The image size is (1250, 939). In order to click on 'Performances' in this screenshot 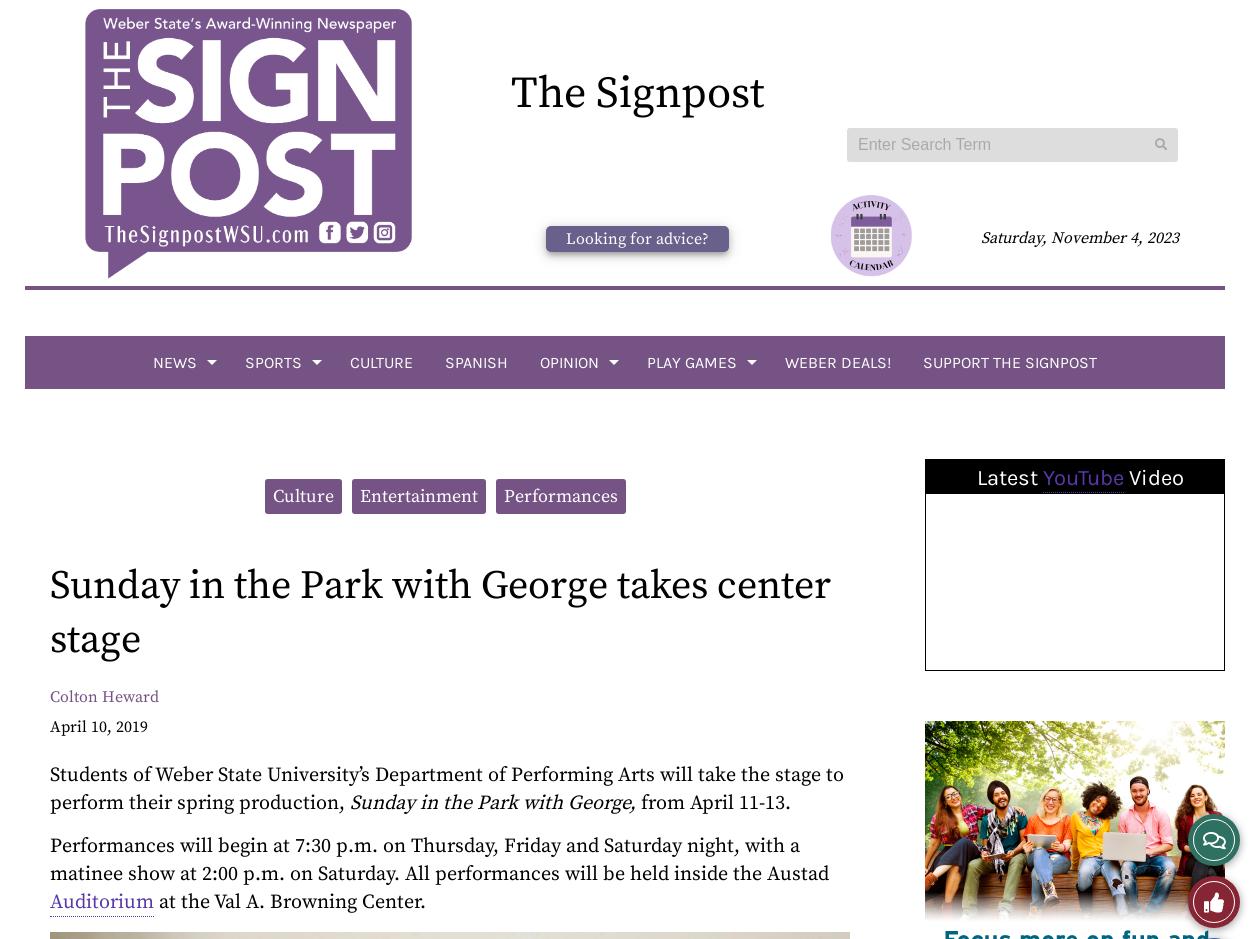, I will do `click(560, 495)`.